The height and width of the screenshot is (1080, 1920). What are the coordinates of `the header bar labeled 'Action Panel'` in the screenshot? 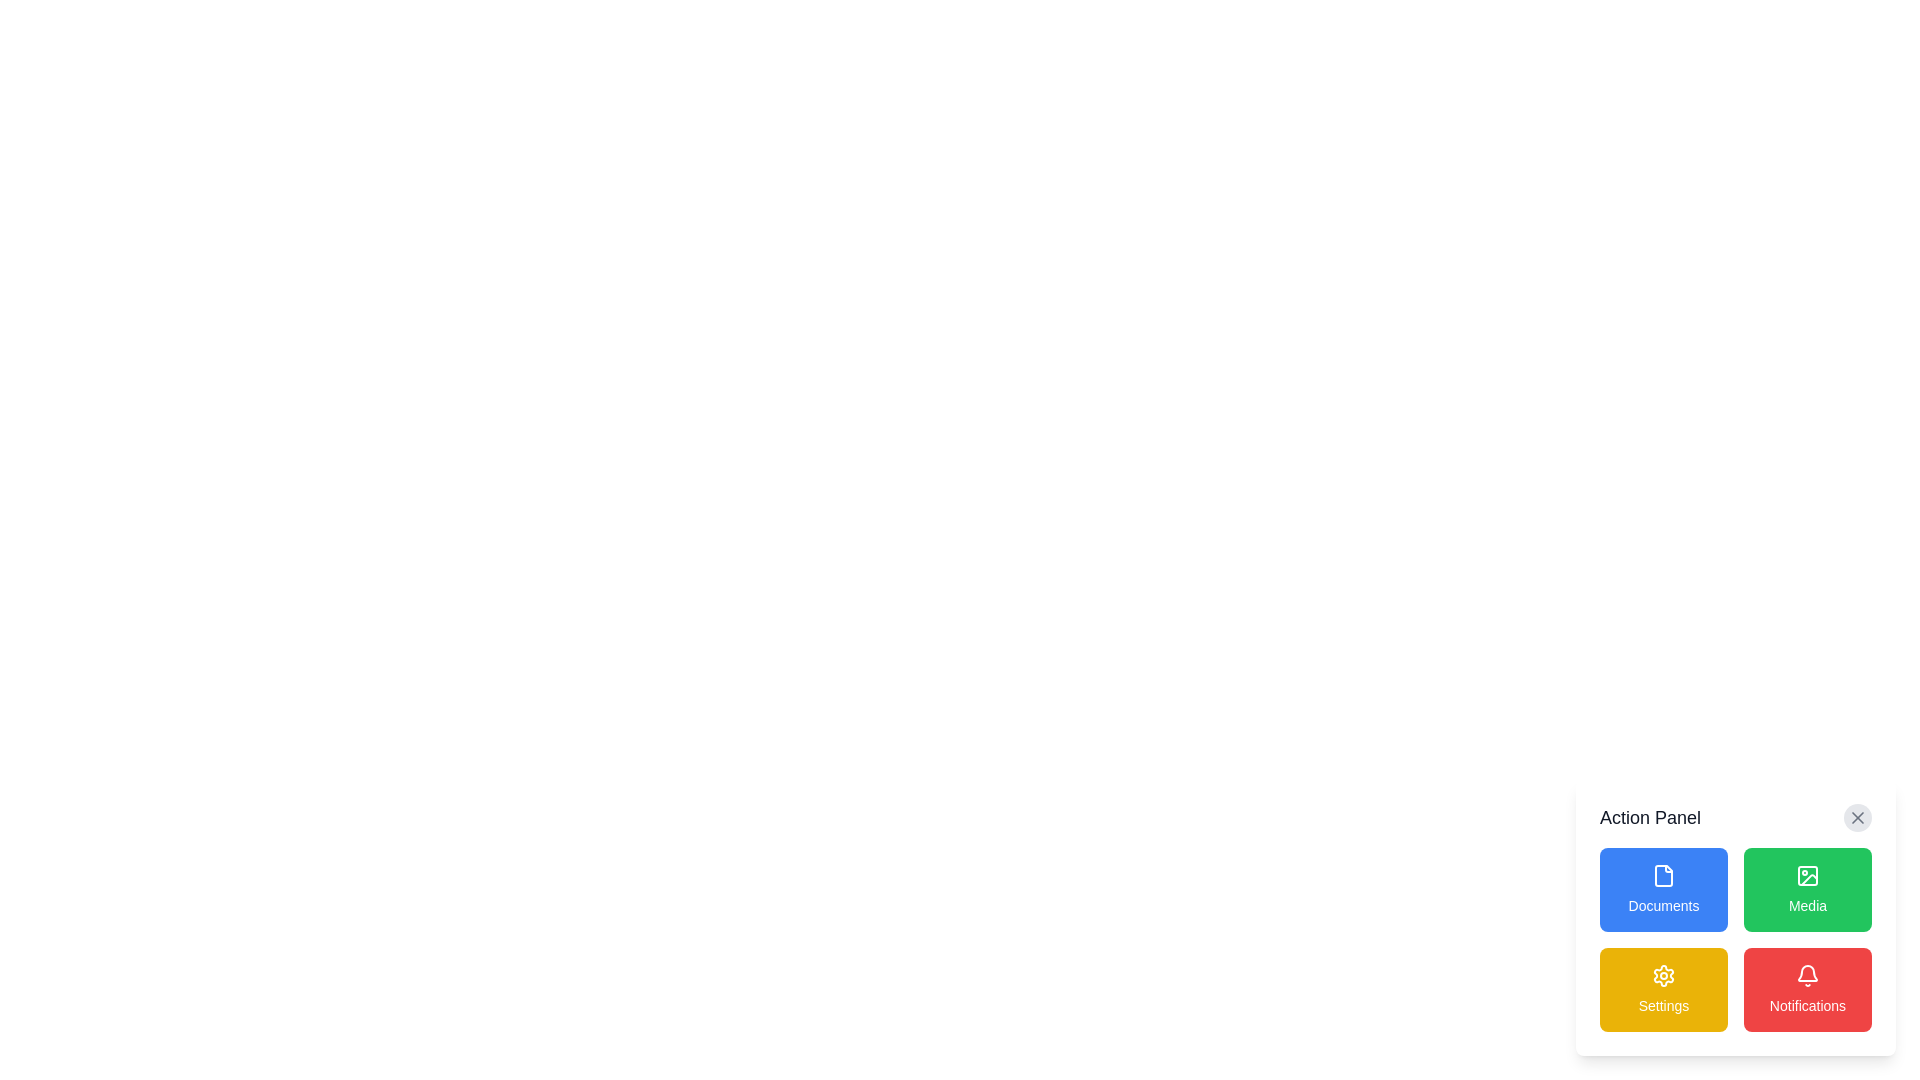 It's located at (1735, 817).